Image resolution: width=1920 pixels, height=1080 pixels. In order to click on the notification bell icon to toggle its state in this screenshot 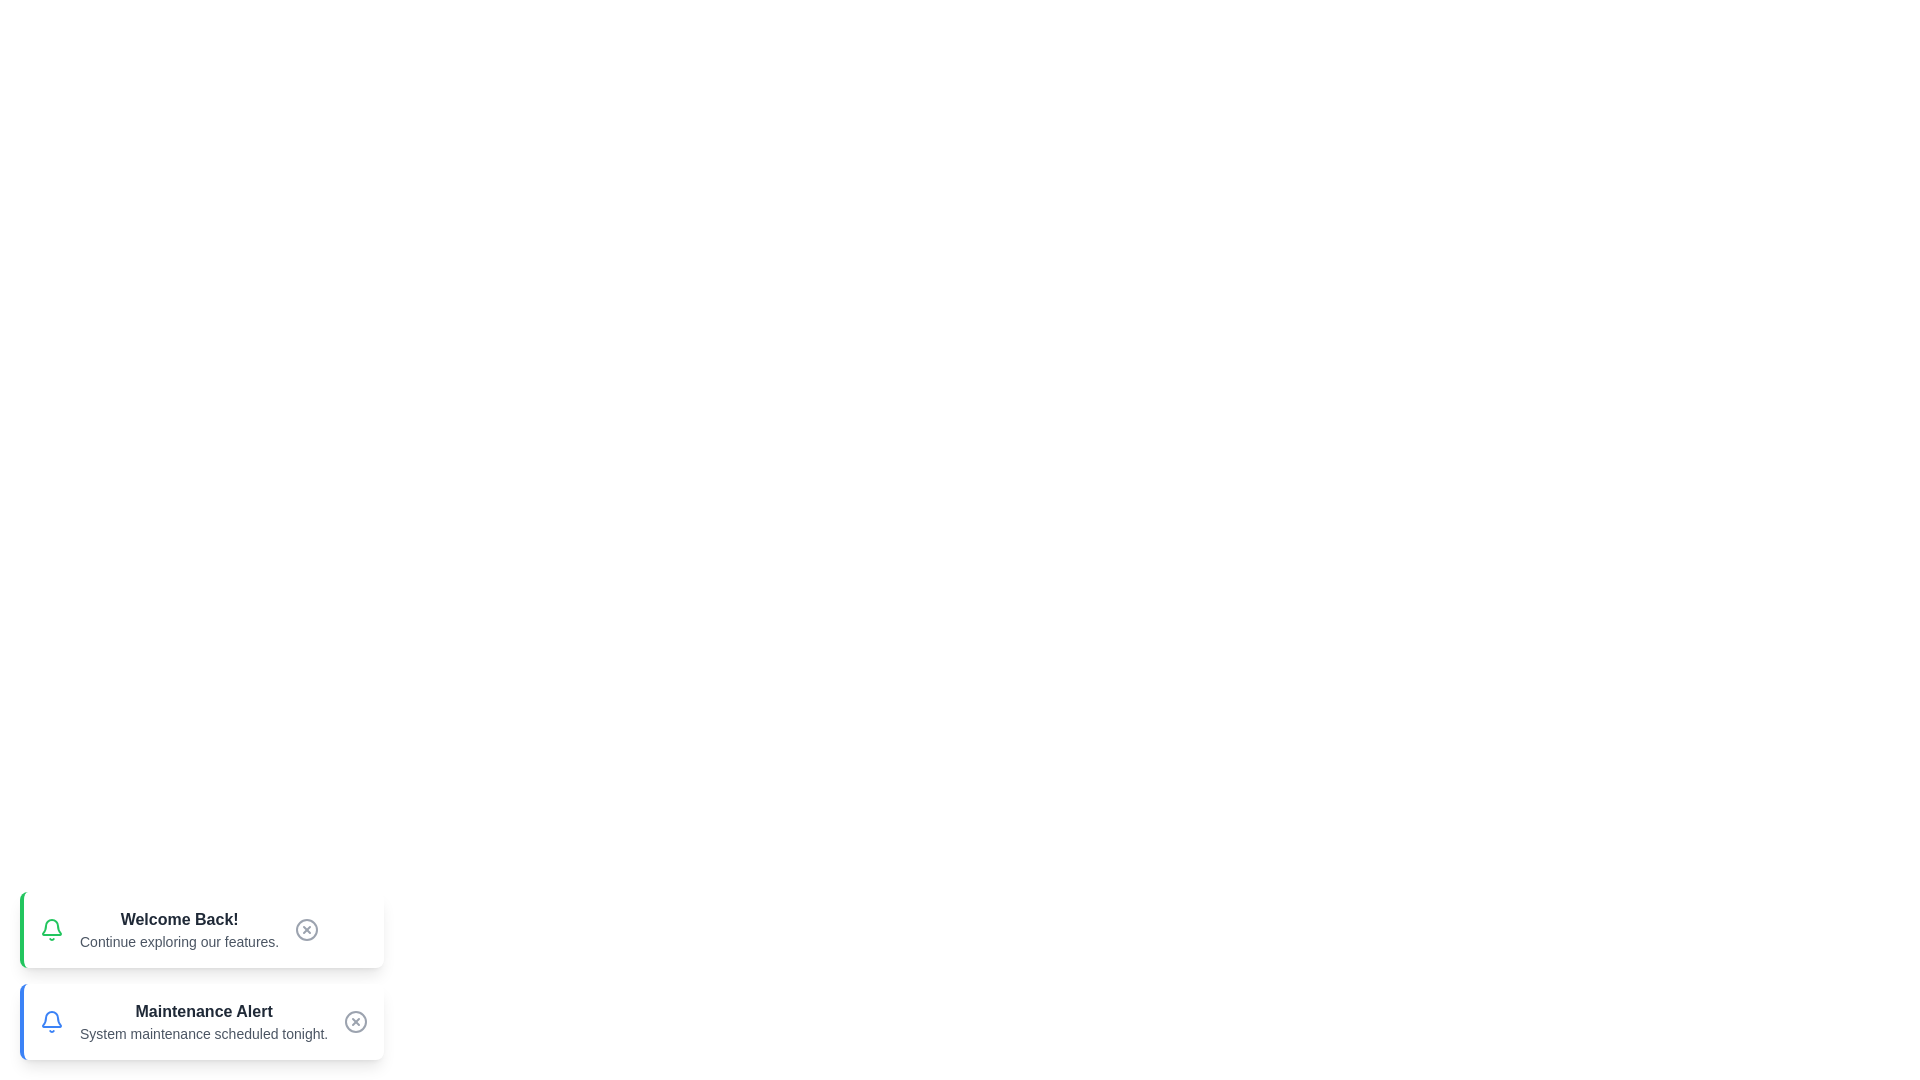, I will do `click(52, 929)`.